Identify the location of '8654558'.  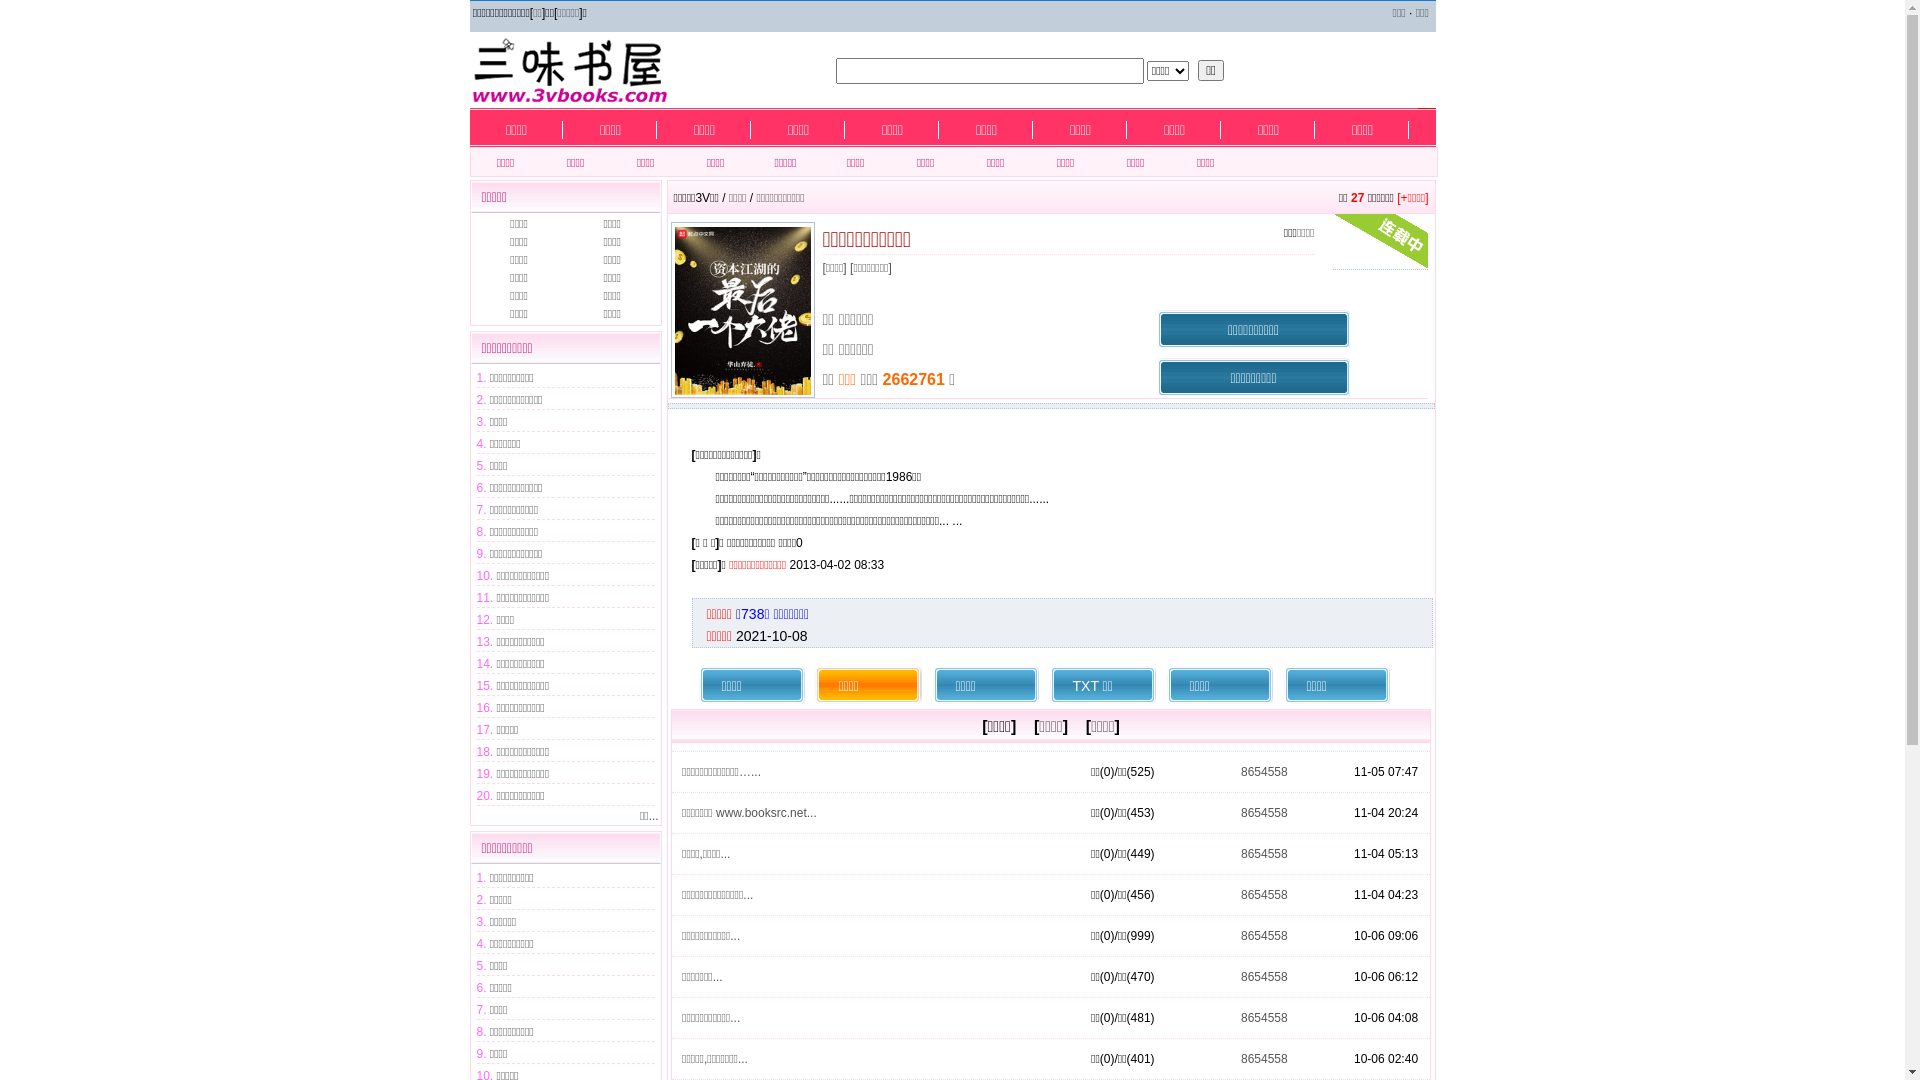
(1263, 936).